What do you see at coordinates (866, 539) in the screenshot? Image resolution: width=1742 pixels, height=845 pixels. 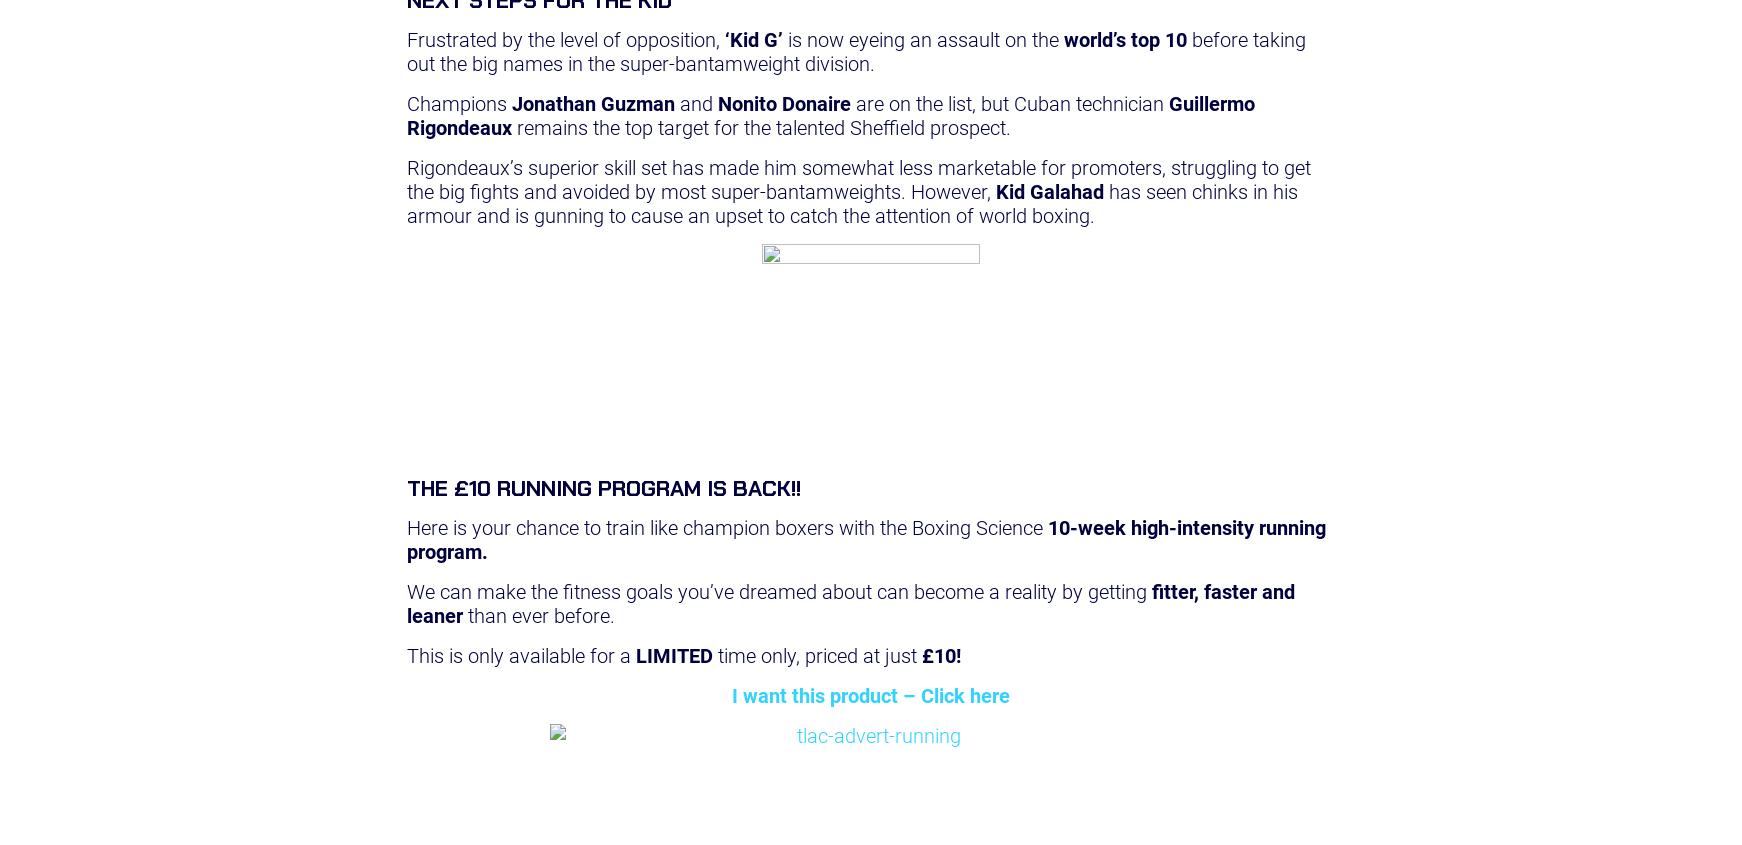 I see `'10-week high-intensity running program.'` at bounding box center [866, 539].